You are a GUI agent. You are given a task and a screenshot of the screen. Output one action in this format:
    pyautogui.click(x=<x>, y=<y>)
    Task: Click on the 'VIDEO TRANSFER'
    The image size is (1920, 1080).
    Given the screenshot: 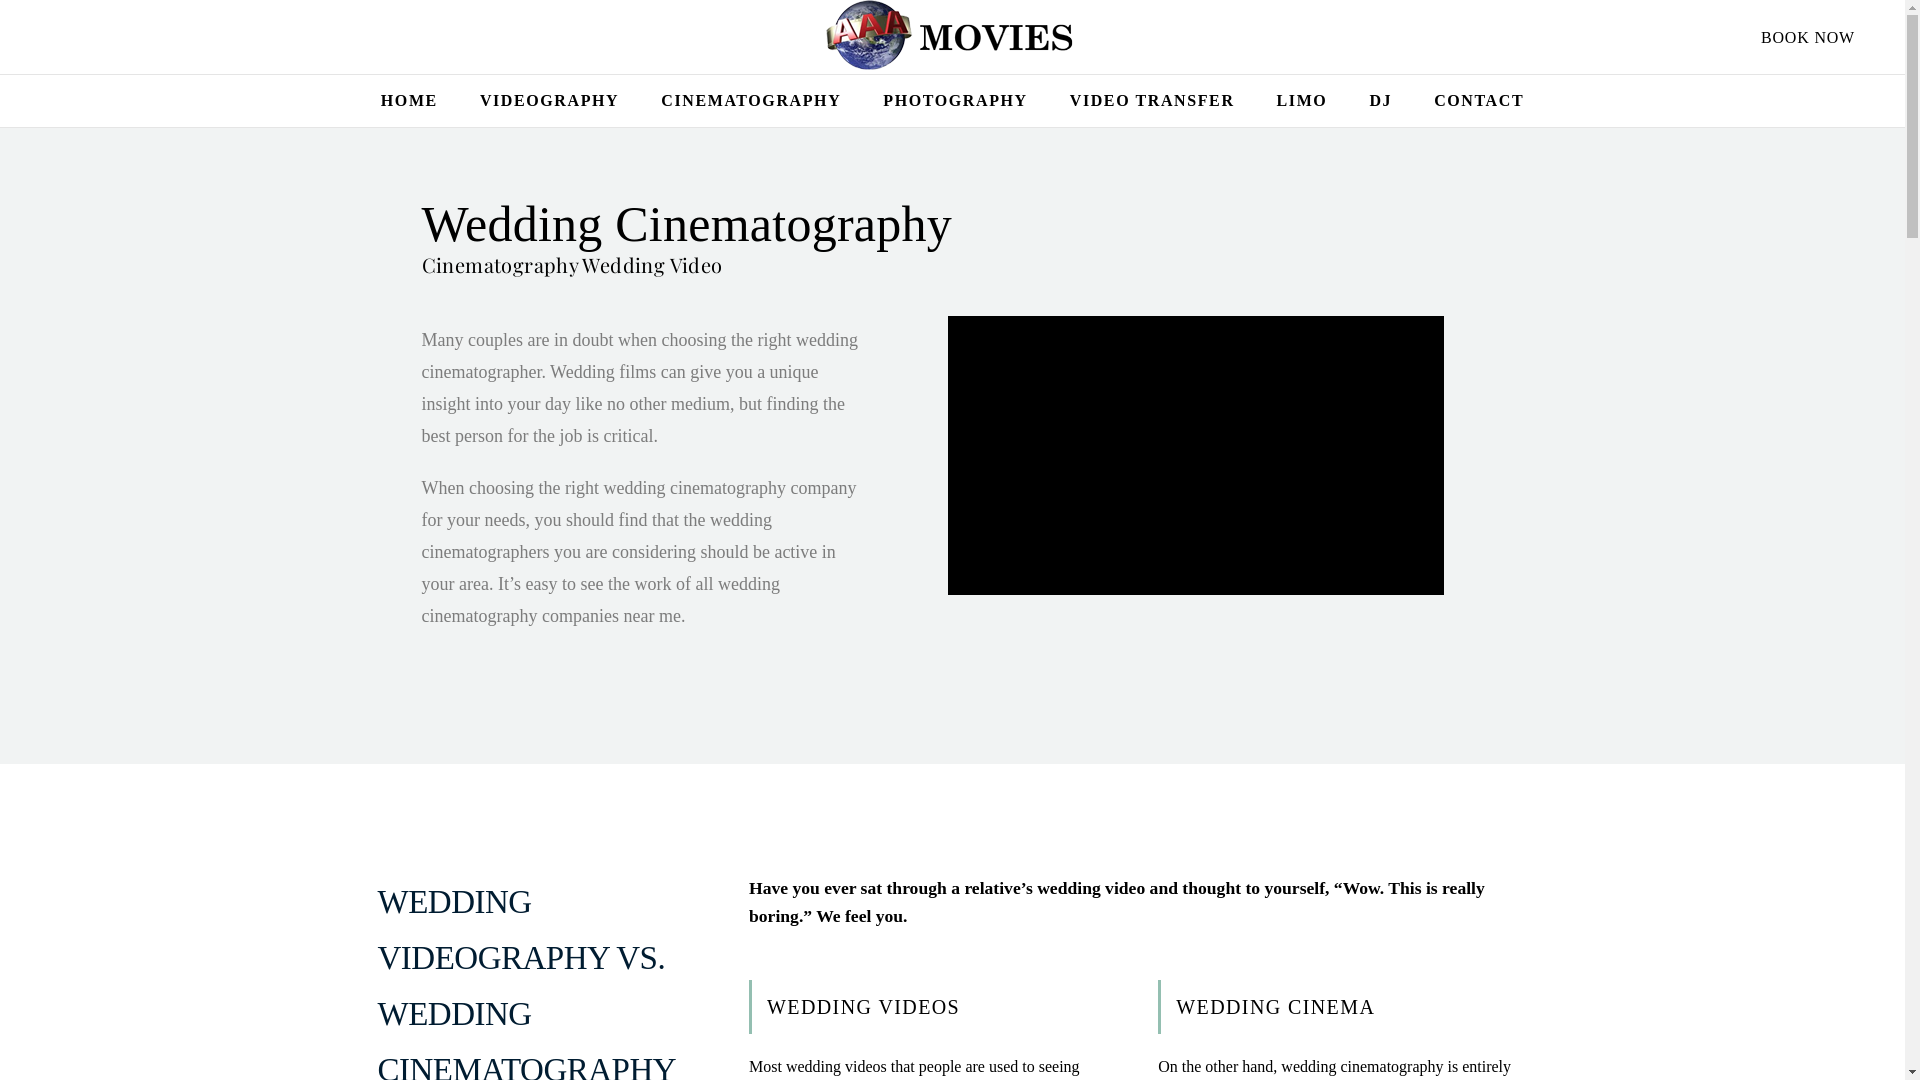 What is the action you would take?
    pyautogui.click(x=1152, y=100)
    